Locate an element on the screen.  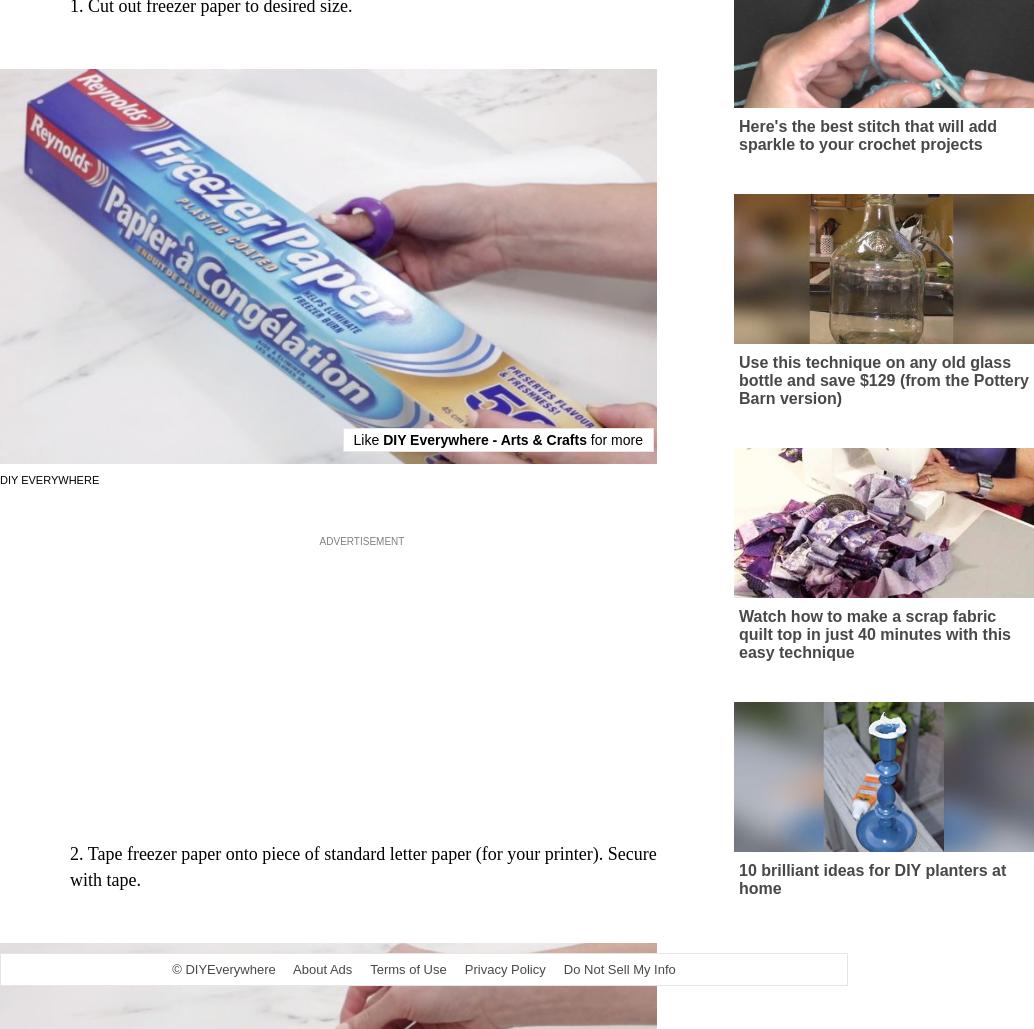
'for more' is located at coordinates (614, 458).